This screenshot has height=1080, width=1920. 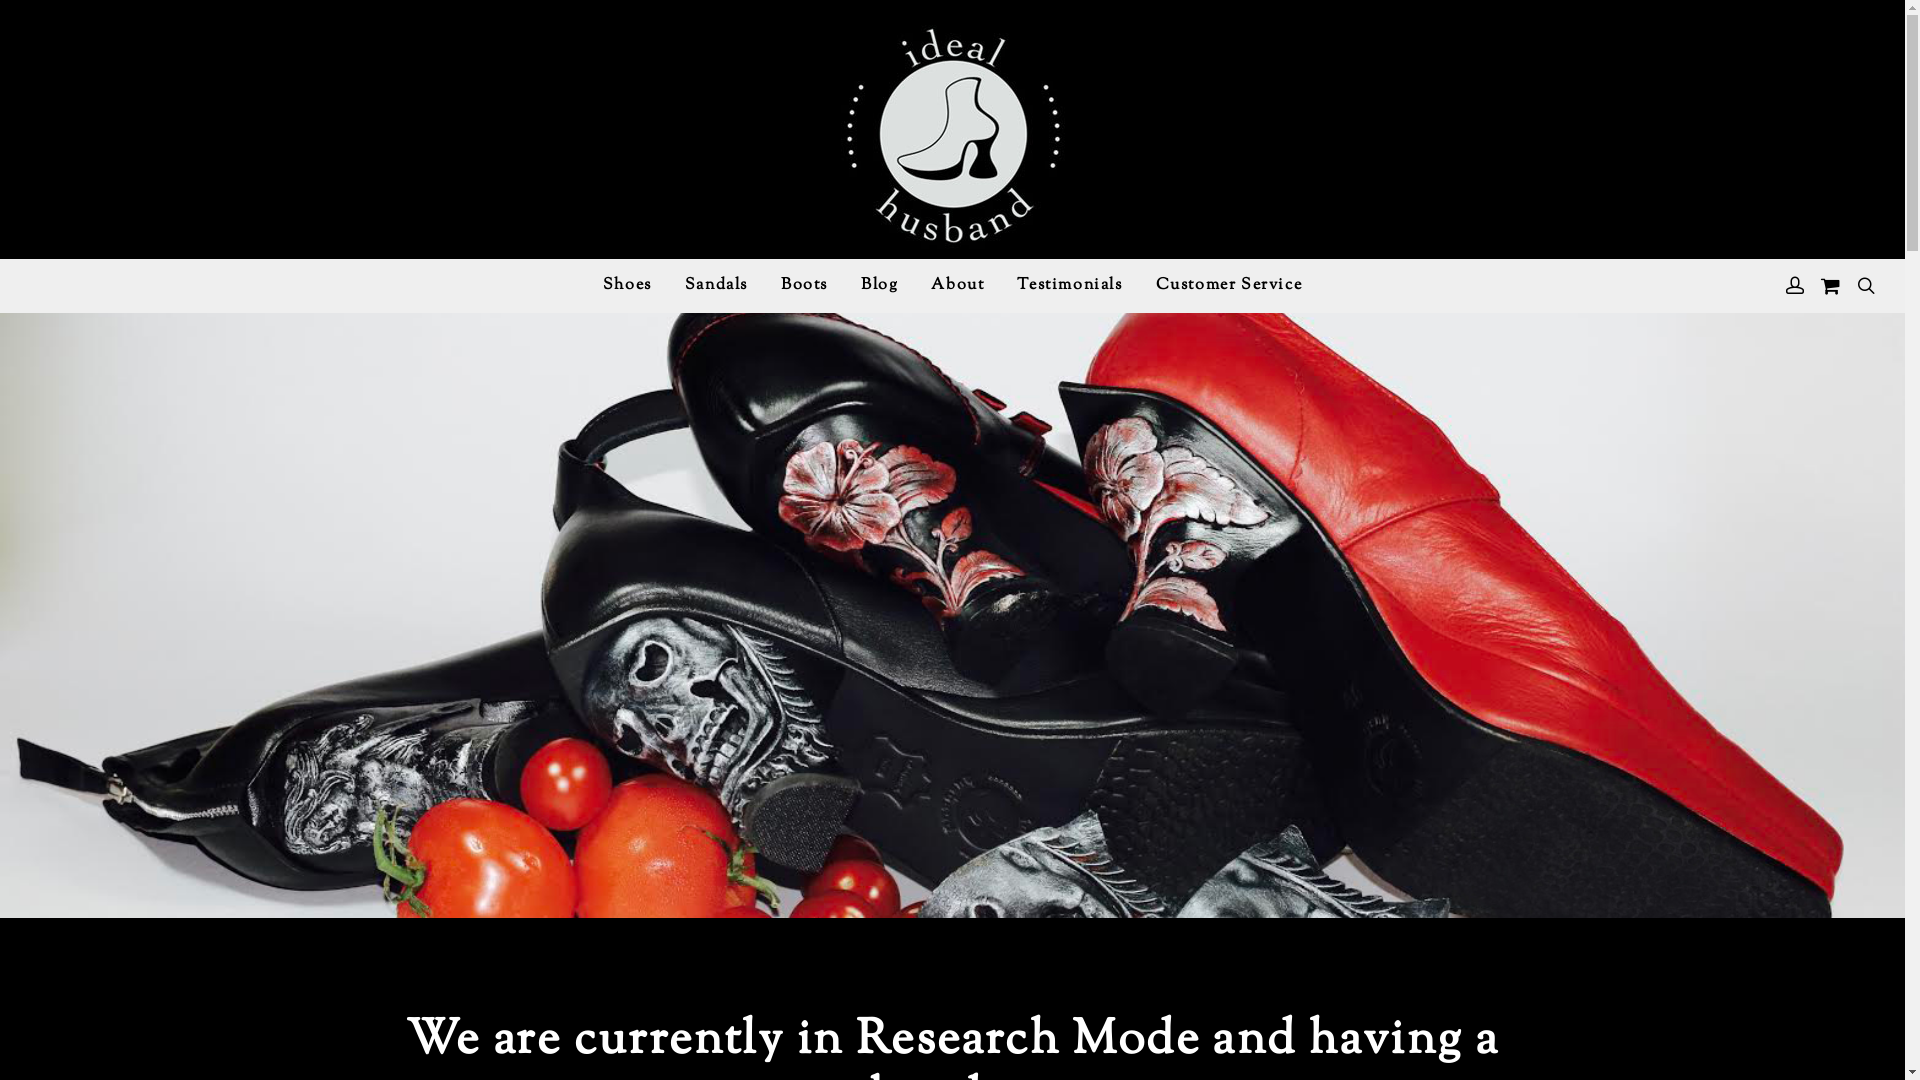 What do you see at coordinates (685, 285) in the screenshot?
I see `'Sandals'` at bounding box center [685, 285].